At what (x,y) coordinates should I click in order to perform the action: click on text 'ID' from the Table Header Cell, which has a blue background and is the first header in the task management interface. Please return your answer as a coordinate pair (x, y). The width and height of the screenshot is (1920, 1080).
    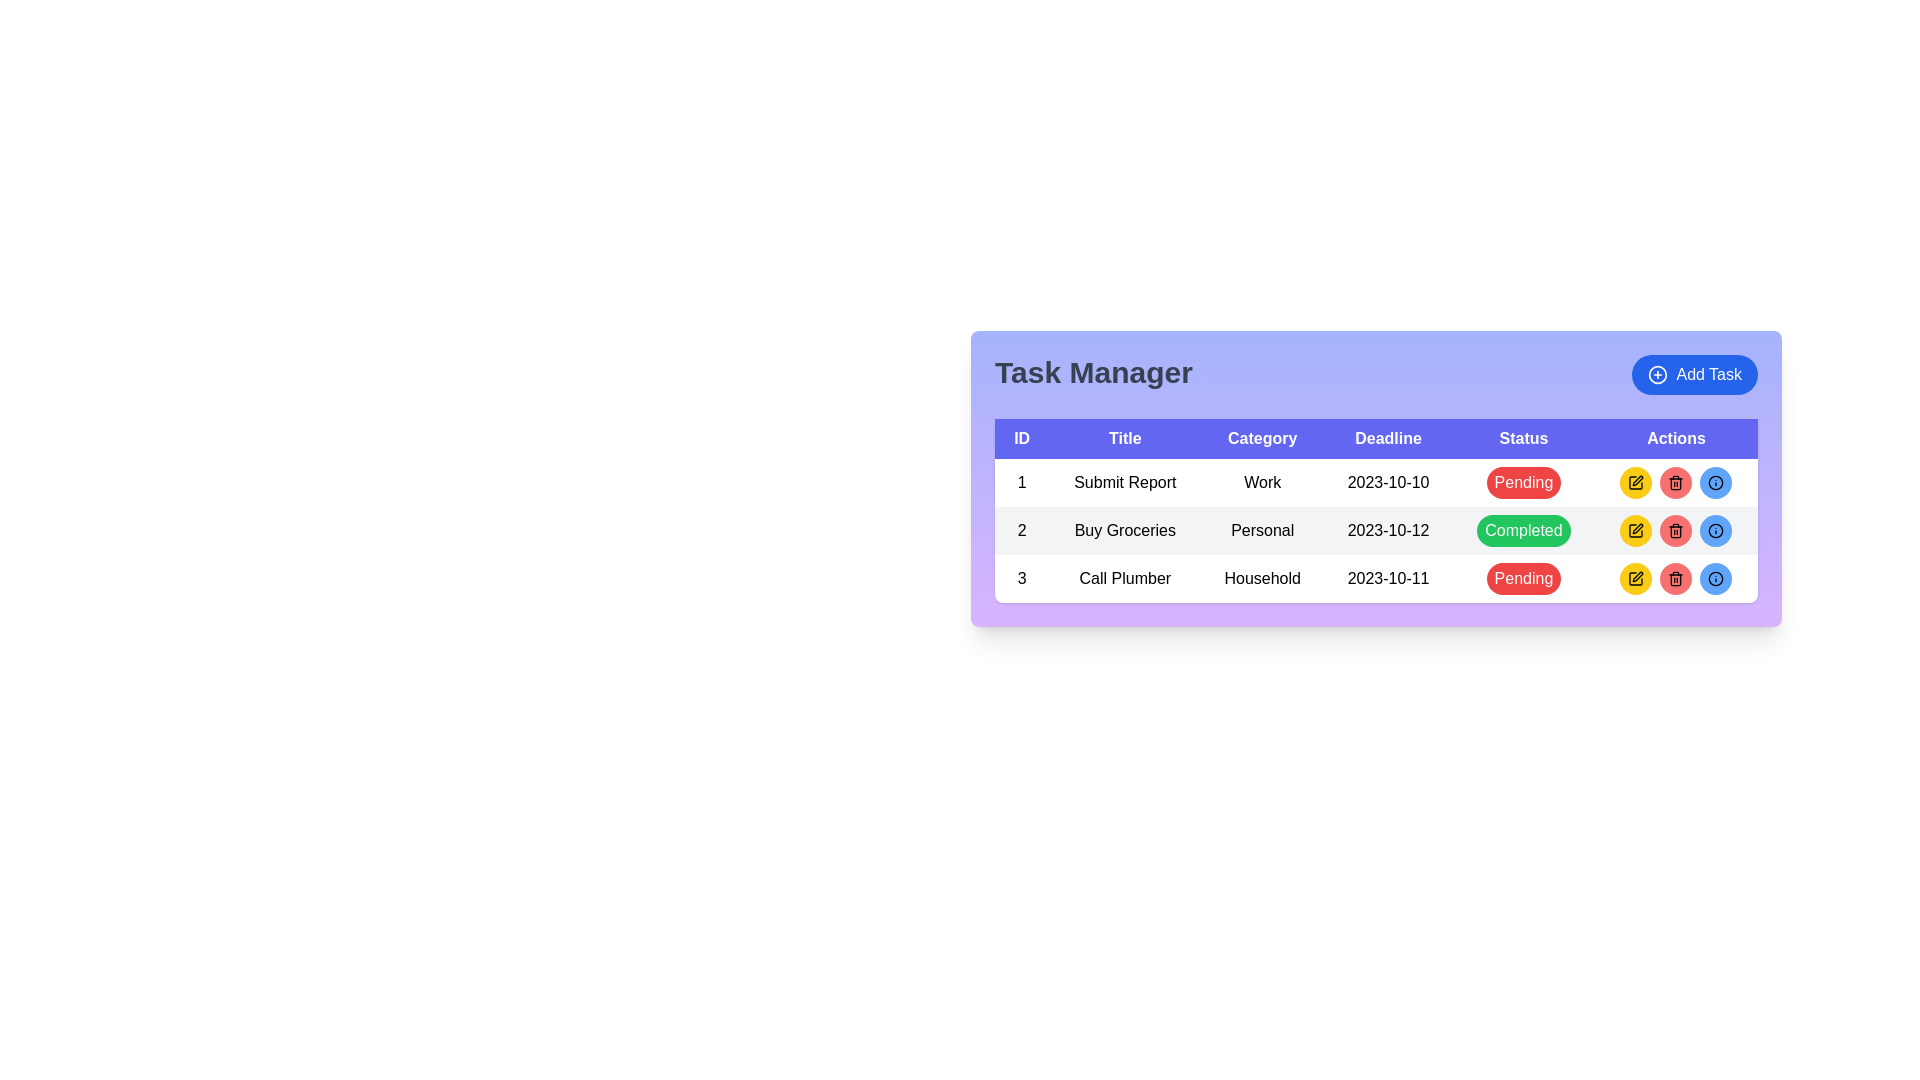
    Looking at the image, I should click on (1022, 438).